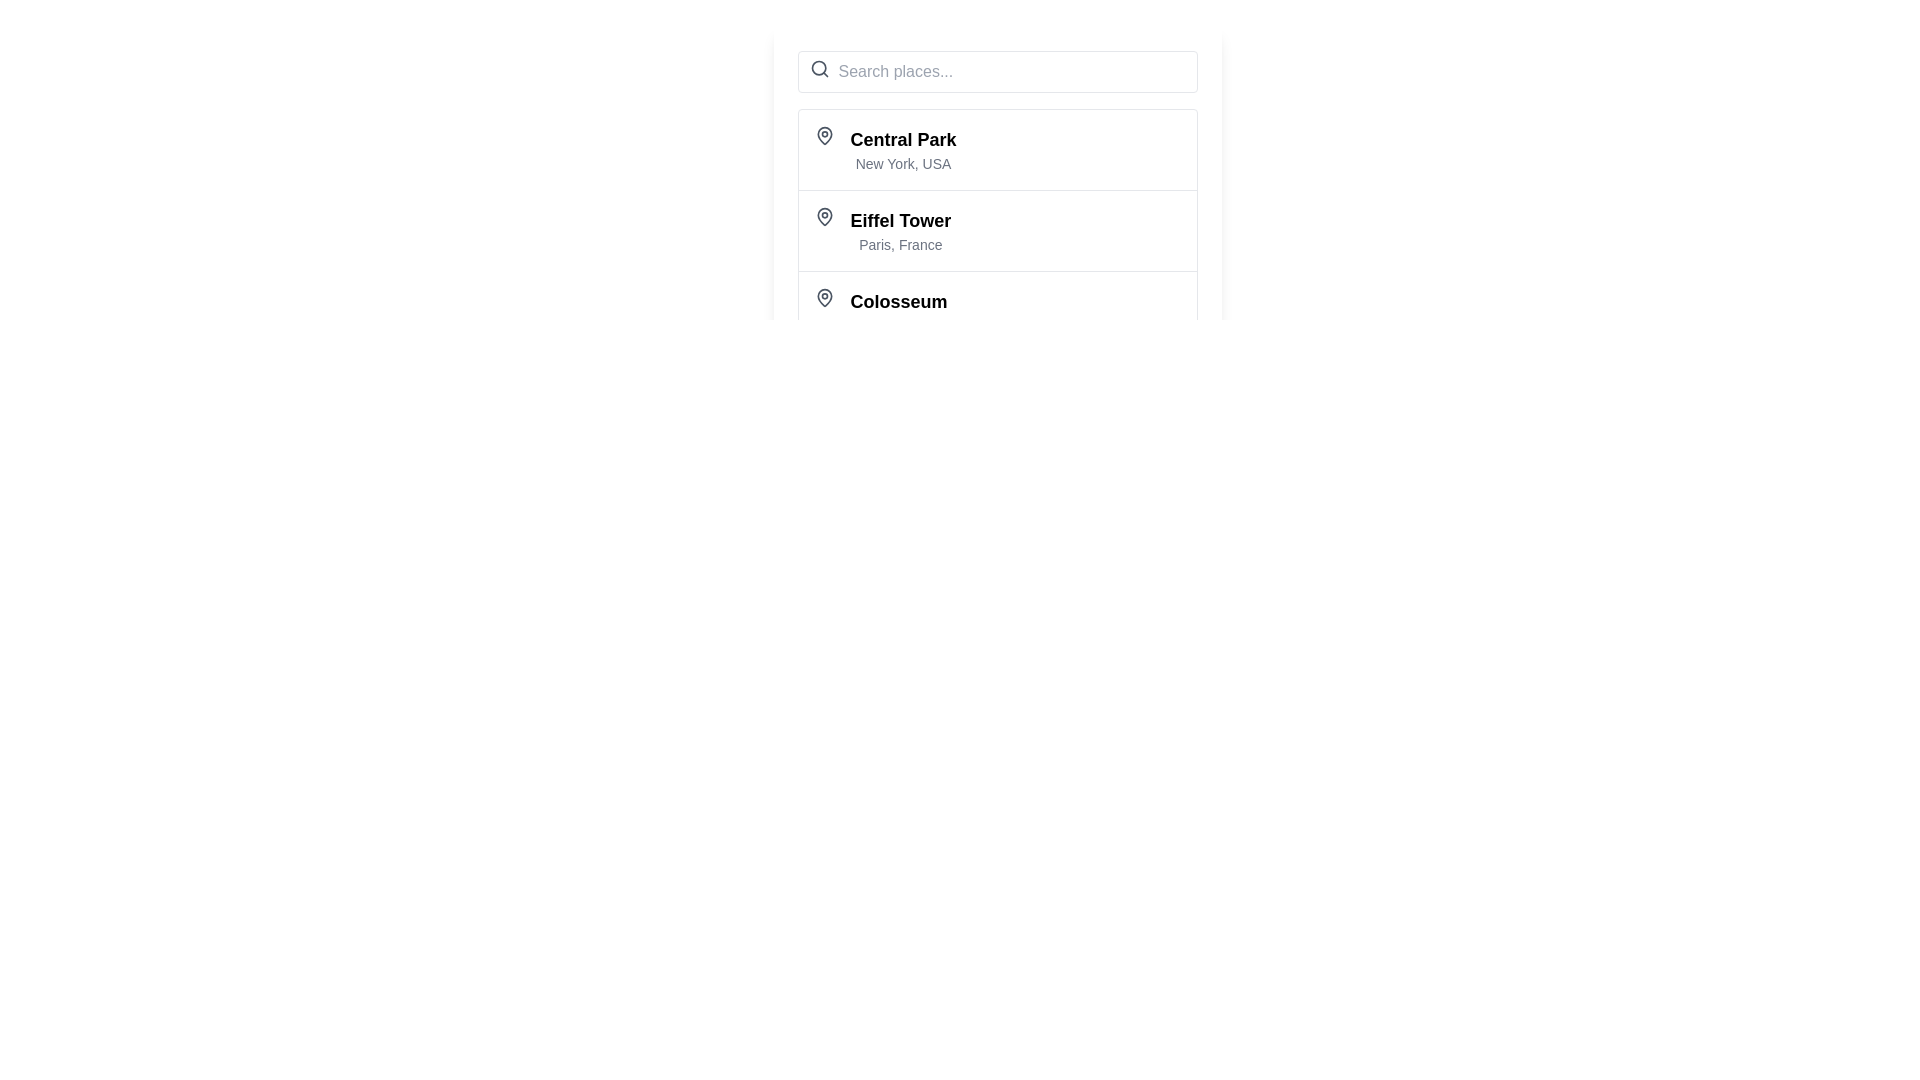  What do you see at coordinates (824, 216) in the screenshot?
I see `the Icon representing the location point for the 'Eiffel Tower' list item, which is positioned to the left of the text 'Eiffel Tower, Paris, France'` at bounding box center [824, 216].